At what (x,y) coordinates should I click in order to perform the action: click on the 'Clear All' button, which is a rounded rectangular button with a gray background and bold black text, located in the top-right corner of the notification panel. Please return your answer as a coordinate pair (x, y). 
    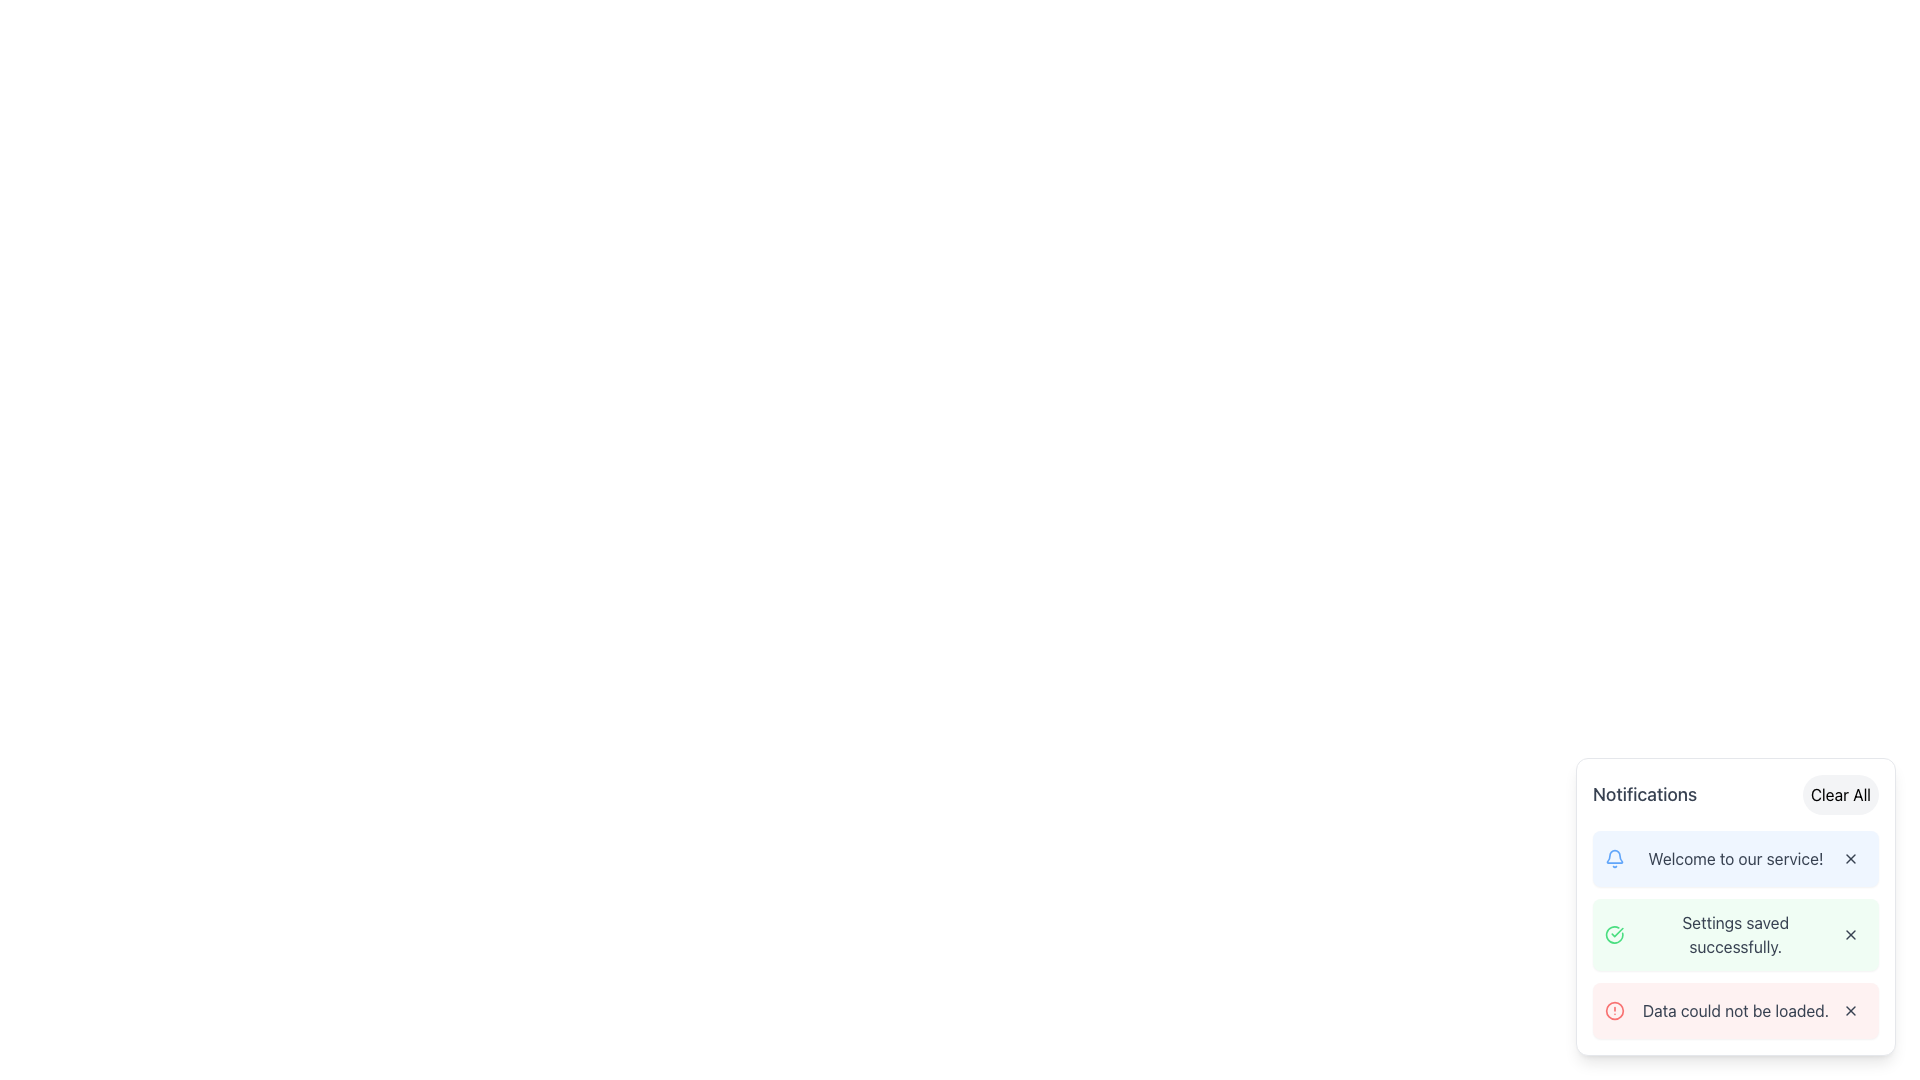
    Looking at the image, I should click on (1840, 793).